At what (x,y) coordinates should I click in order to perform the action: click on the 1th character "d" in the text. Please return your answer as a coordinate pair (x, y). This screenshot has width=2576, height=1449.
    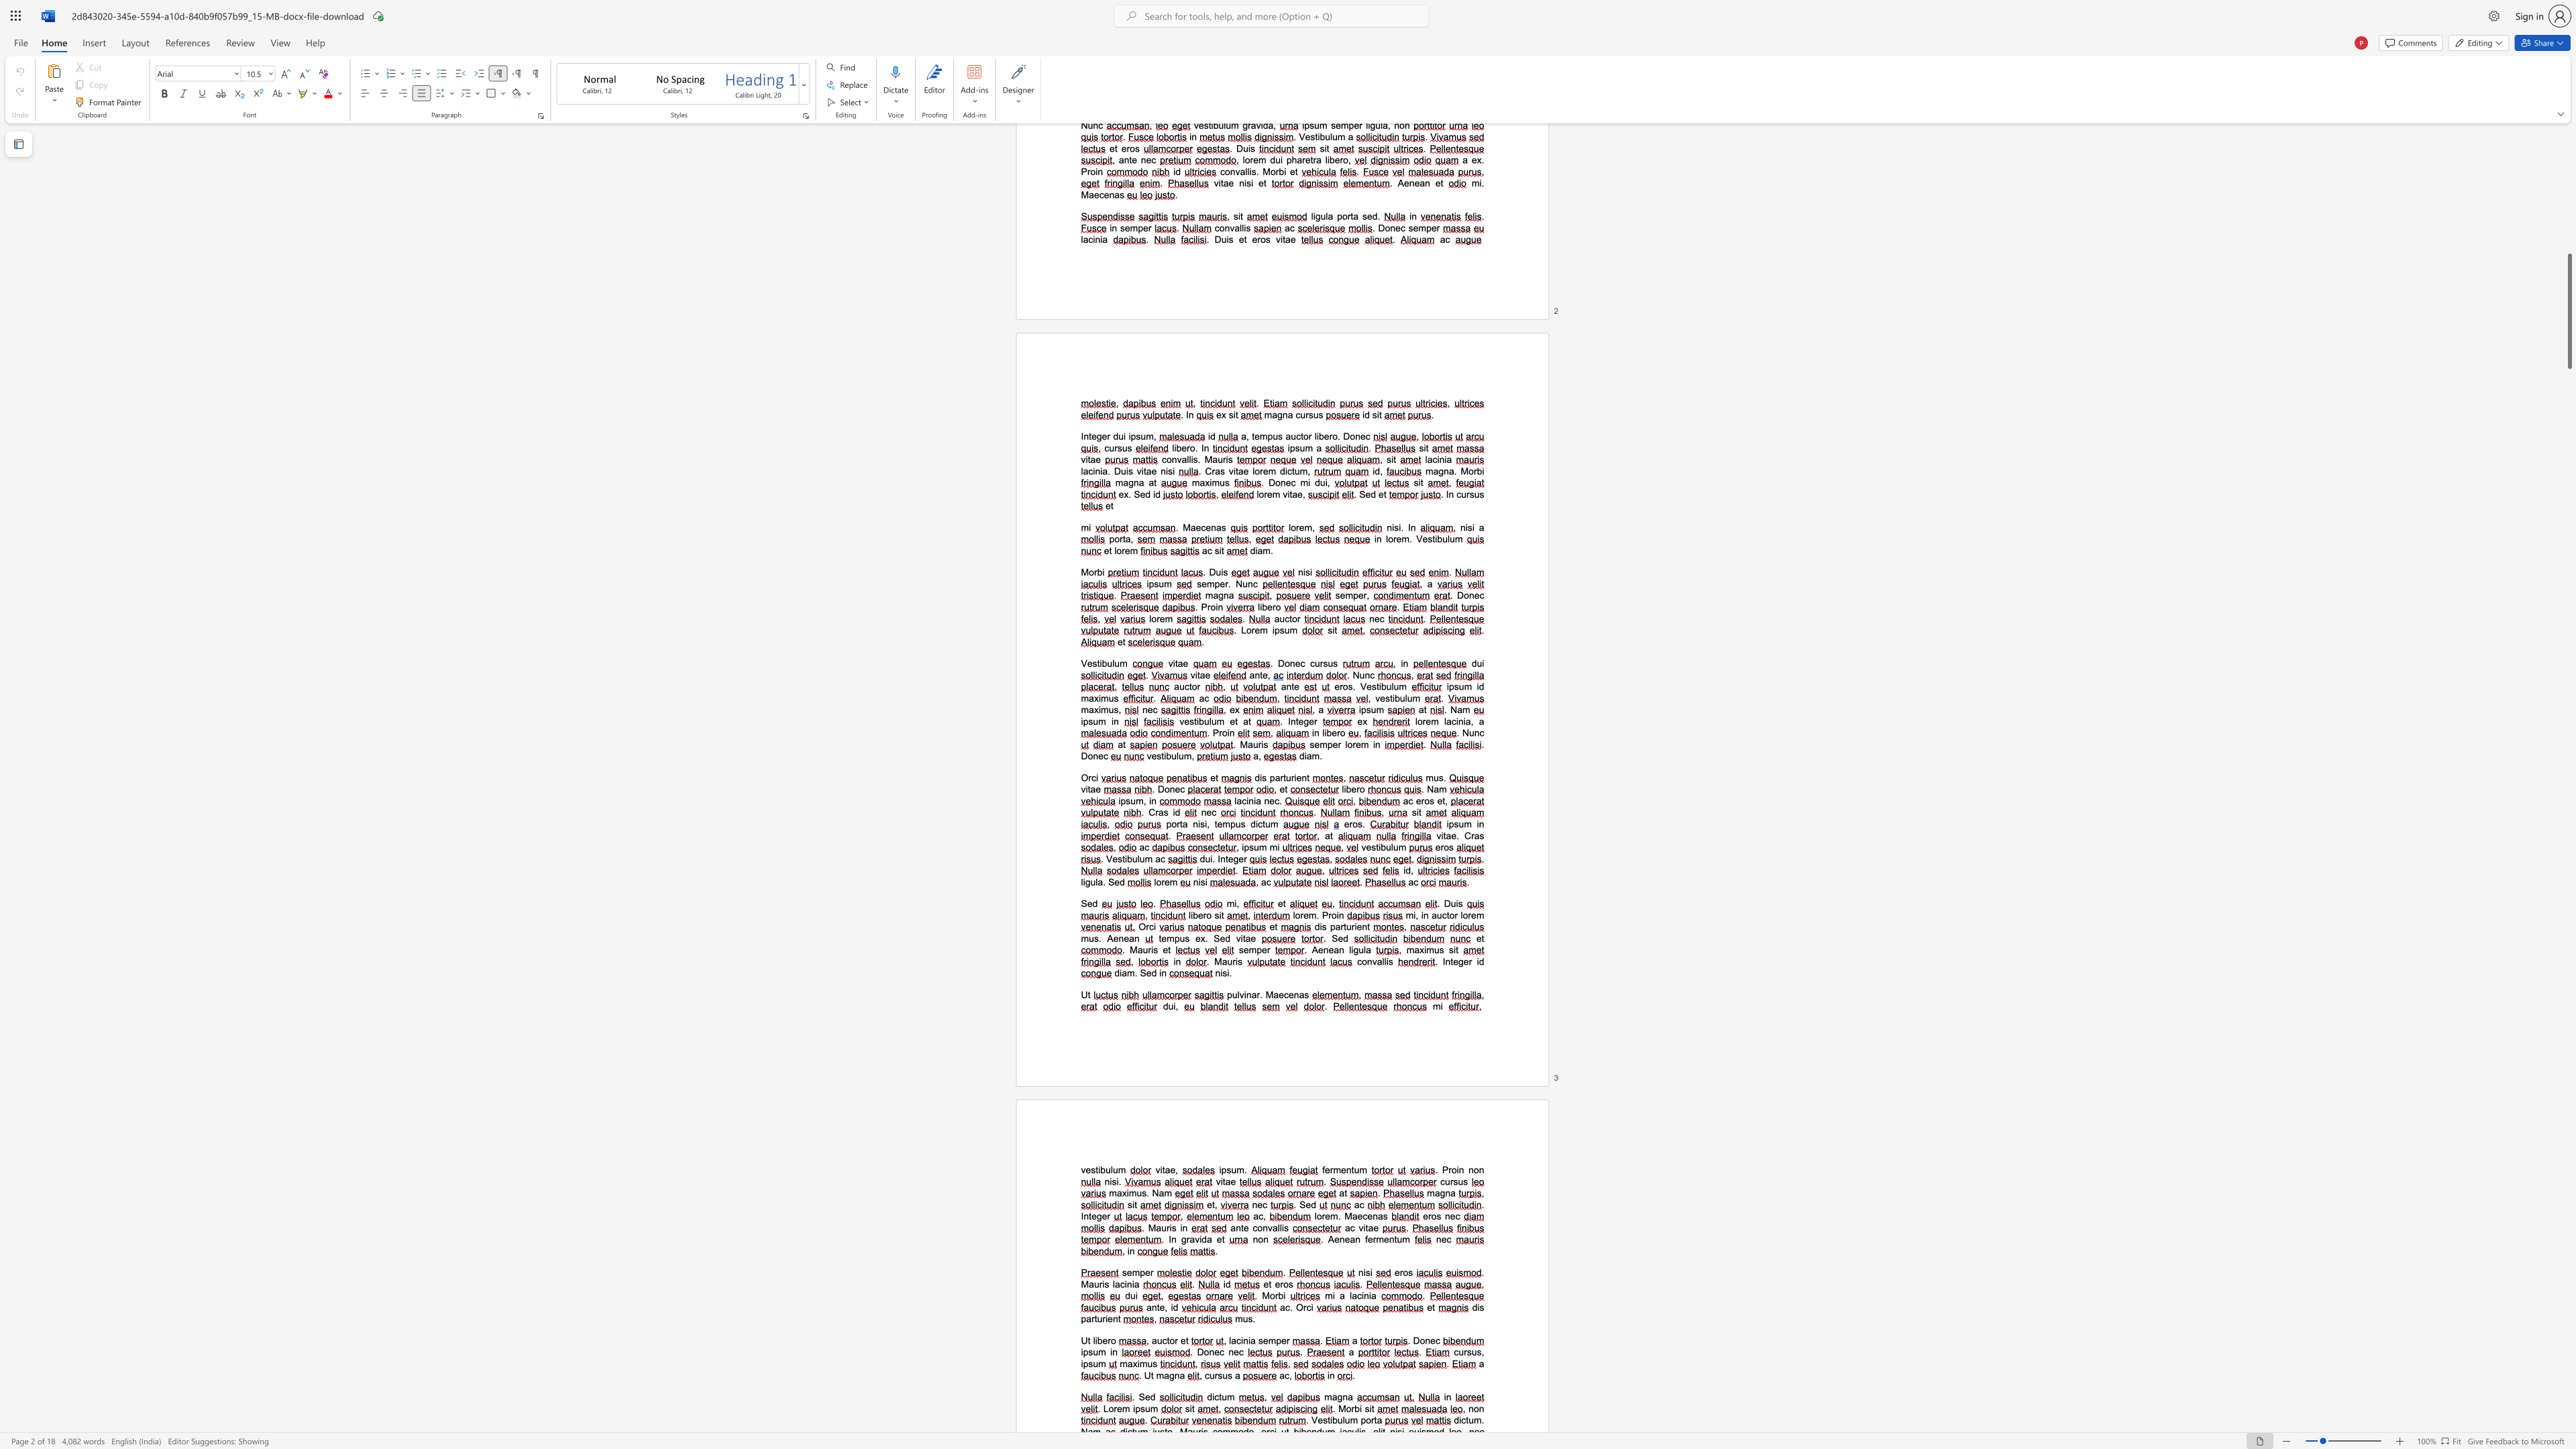
    Looking at the image, I should click on (1480, 960).